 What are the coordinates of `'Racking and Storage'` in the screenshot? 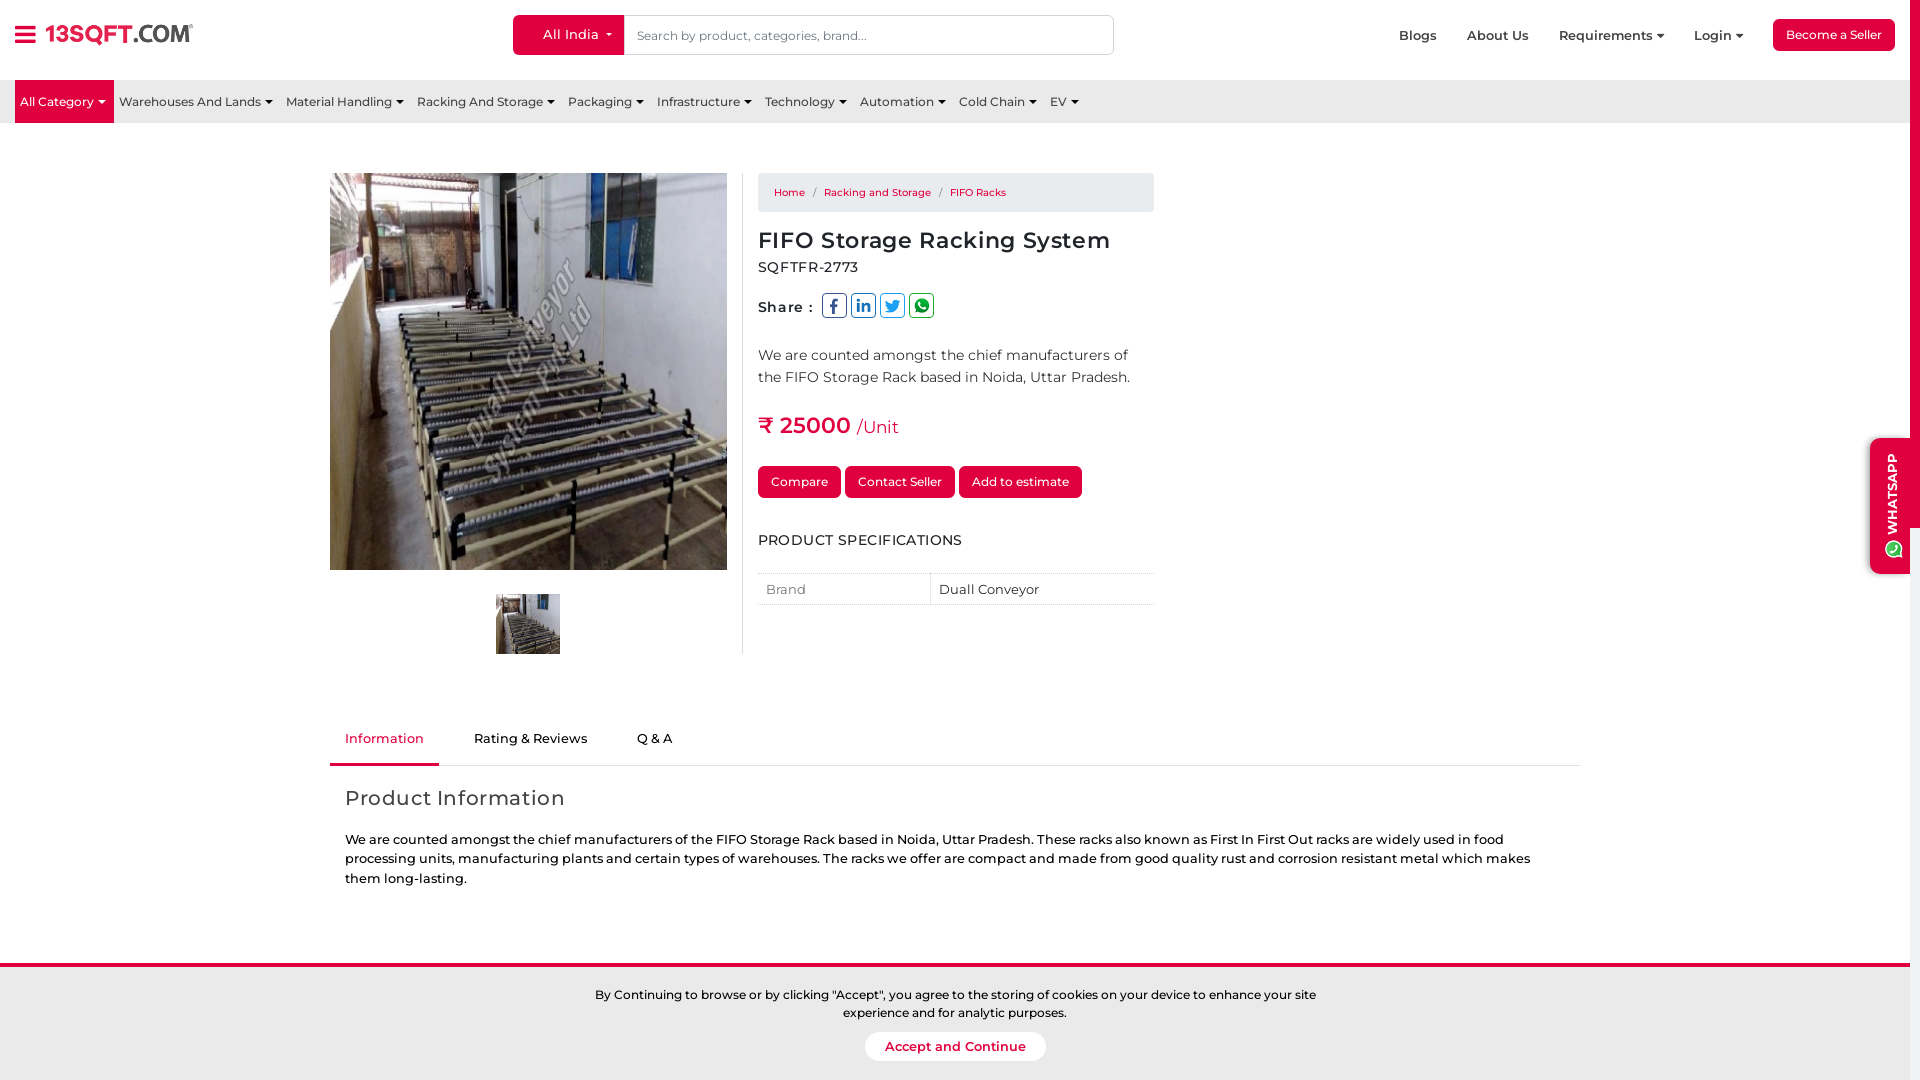 It's located at (877, 192).